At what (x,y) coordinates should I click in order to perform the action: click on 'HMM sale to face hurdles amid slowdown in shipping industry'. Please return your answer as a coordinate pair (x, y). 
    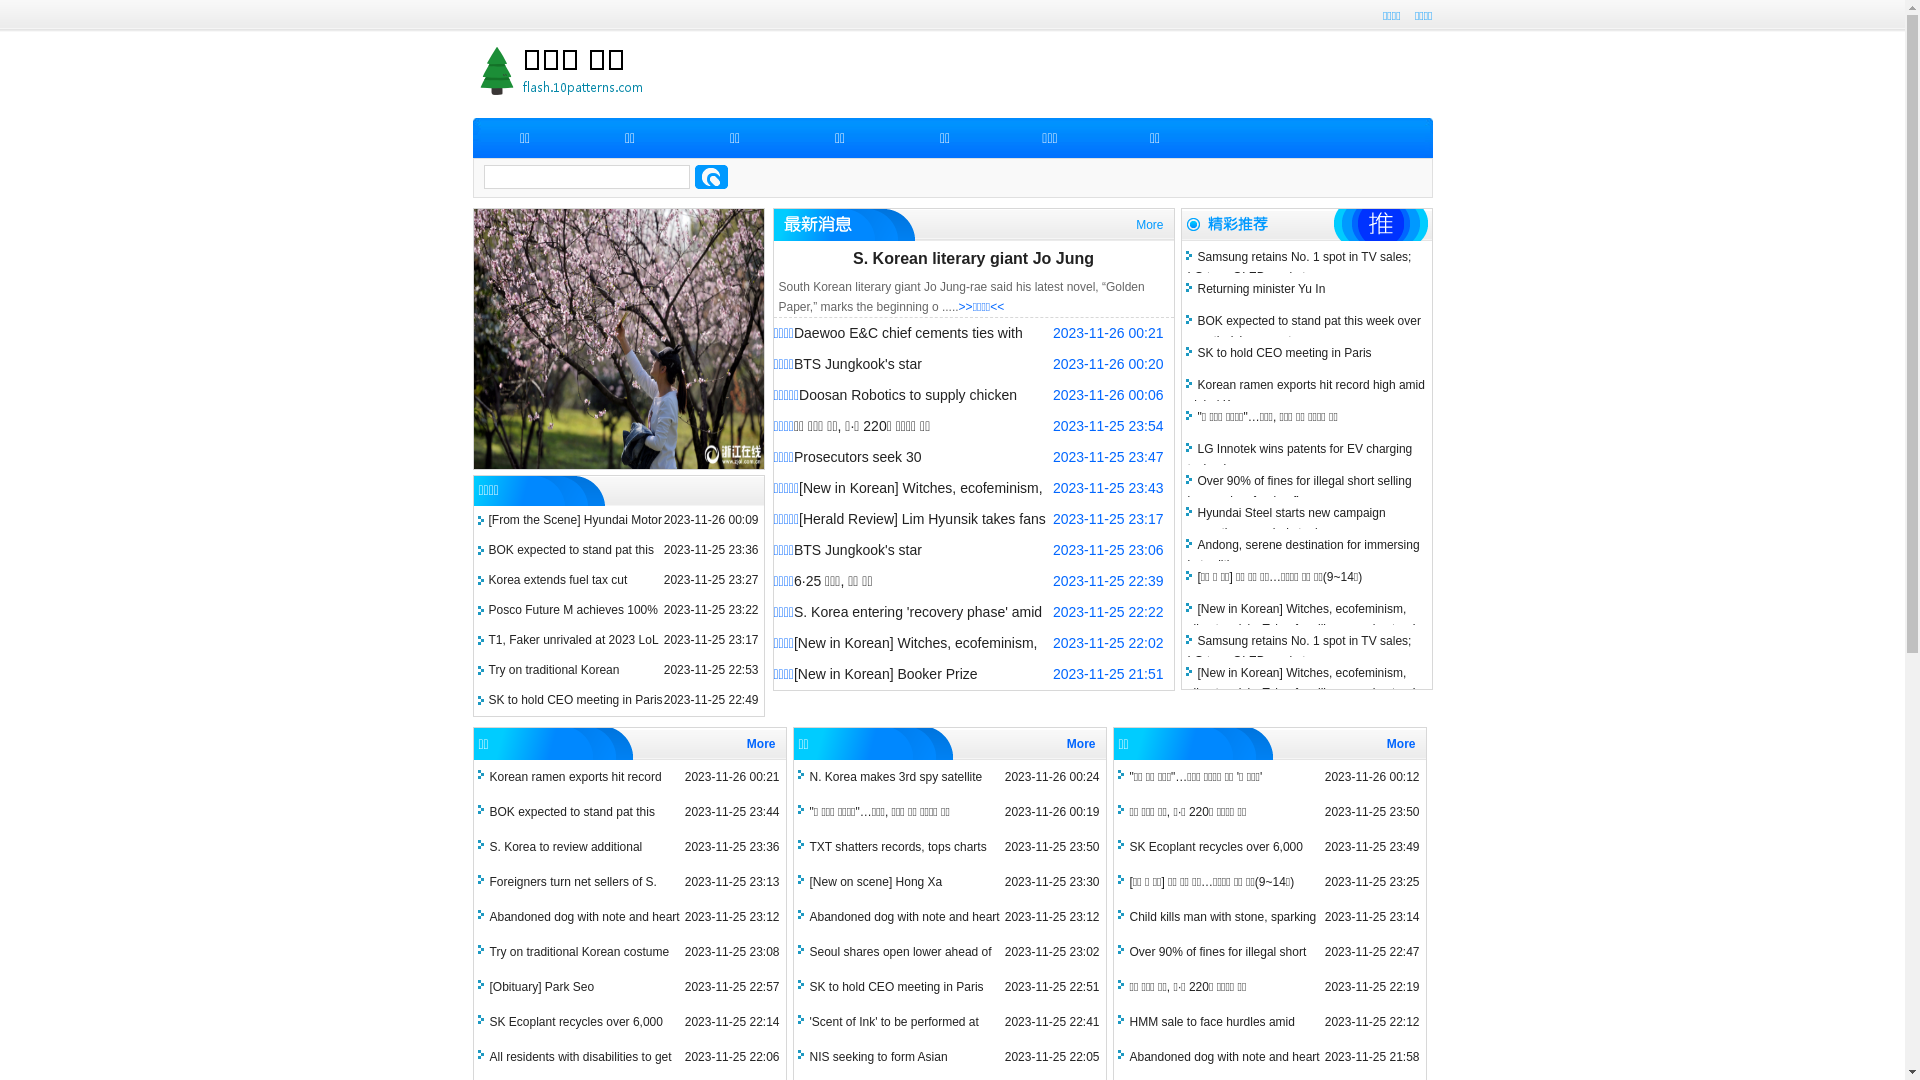
    Looking at the image, I should click on (1118, 1033).